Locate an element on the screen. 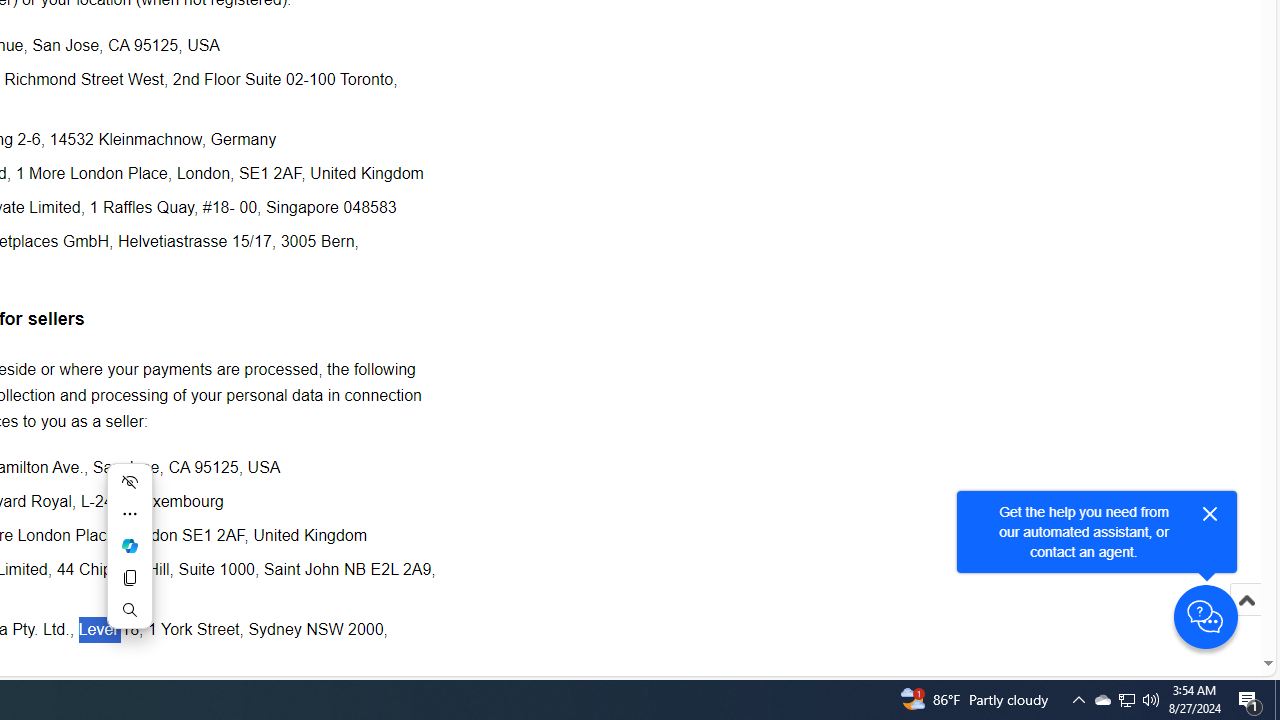 The width and height of the screenshot is (1280, 720). 'Mini menu on text selection' is located at coordinates (128, 558).